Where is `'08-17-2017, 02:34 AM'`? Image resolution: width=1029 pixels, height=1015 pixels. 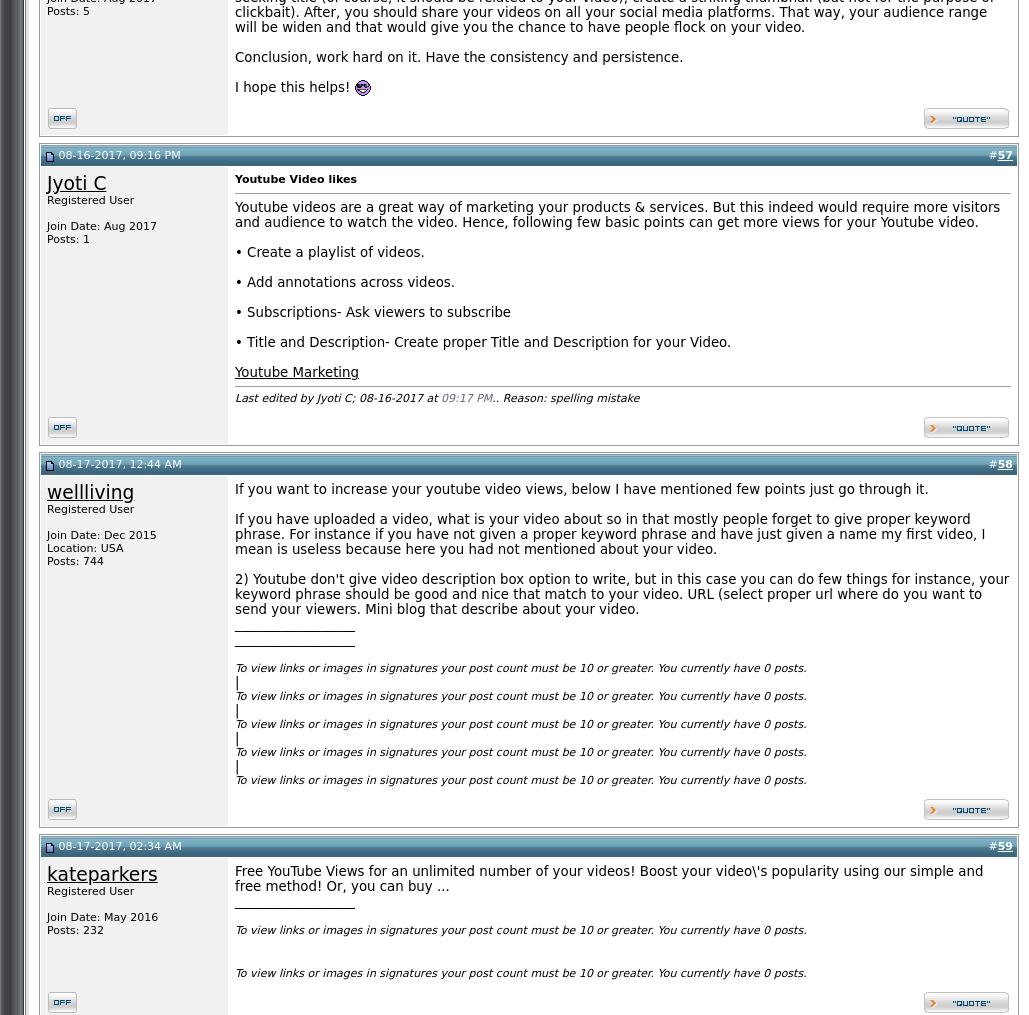
'08-17-2017, 02:34 AM' is located at coordinates (117, 846).